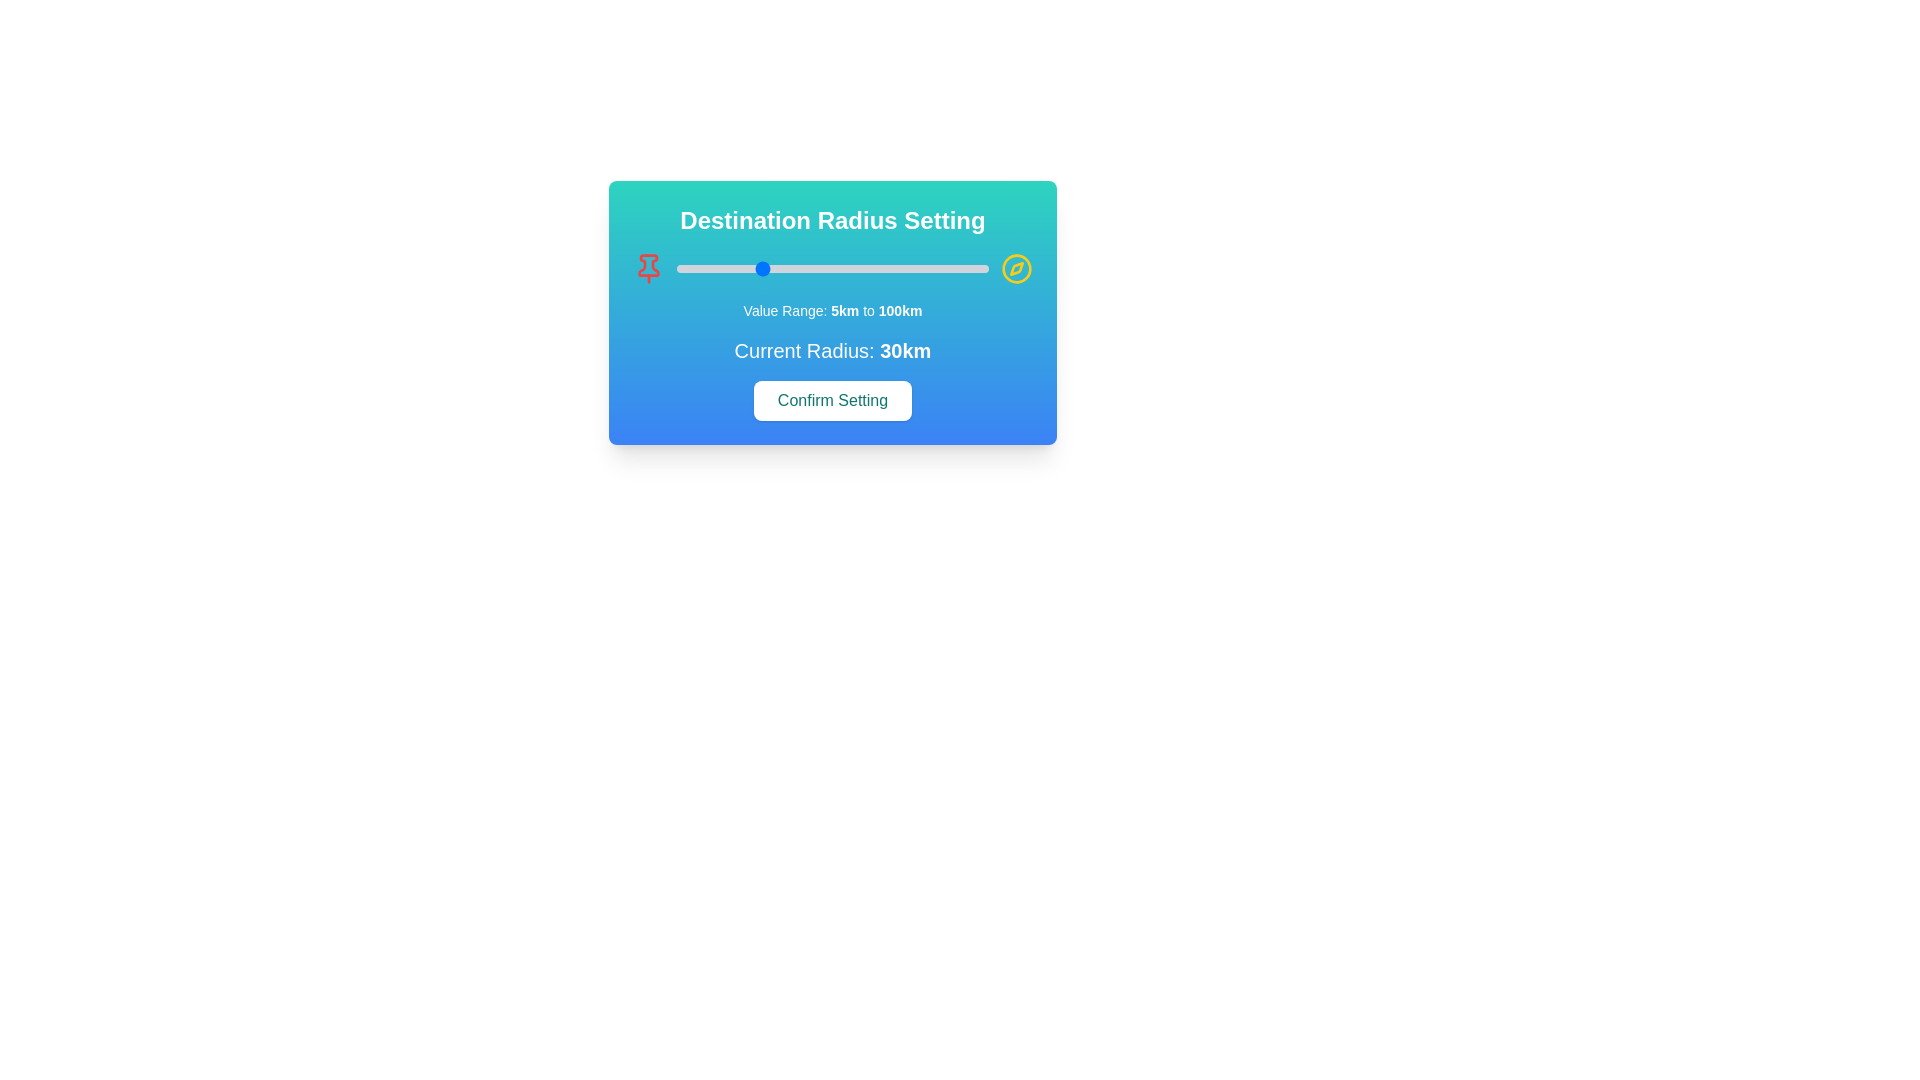  Describe the element at coordinates (982, 268) in the screenshot. I see `the radius slider to set the radius to 98 km` at that location.